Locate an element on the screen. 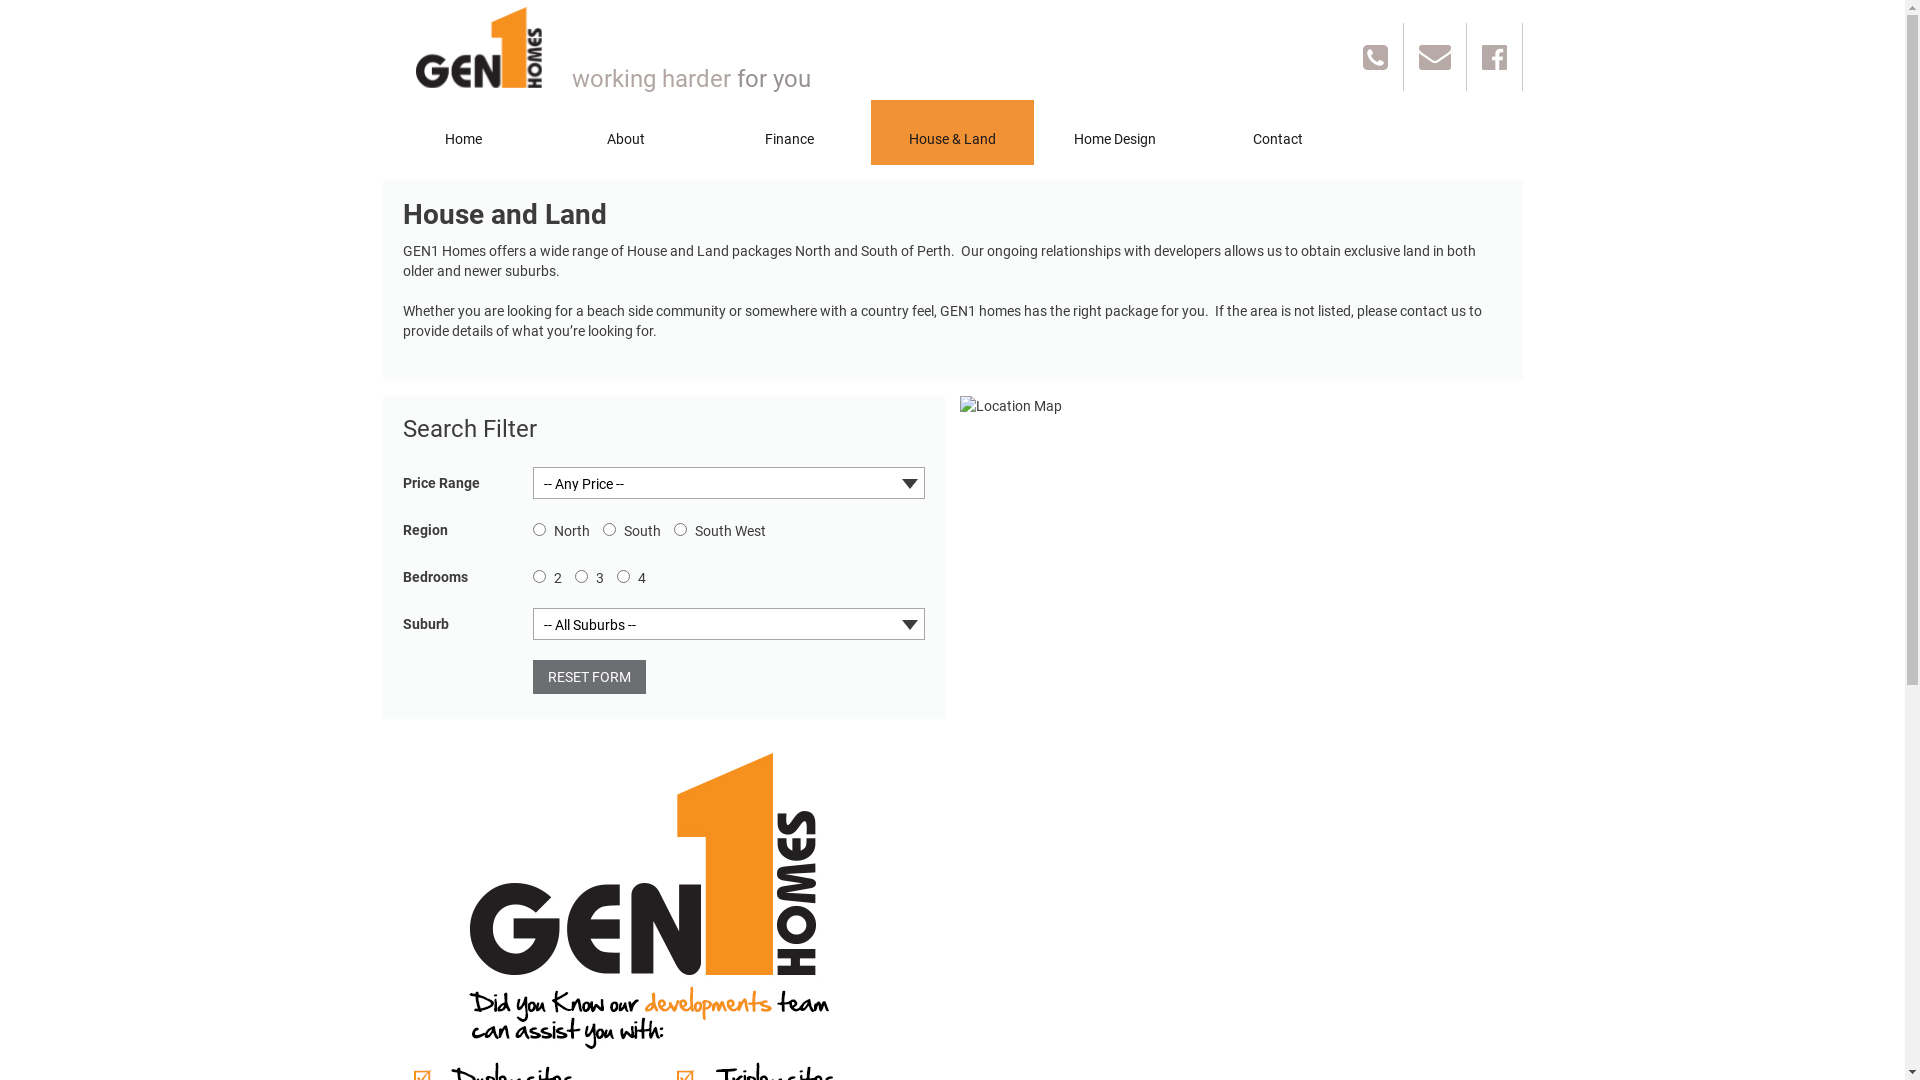 This screenshot has width=1920, height=1080. 'Contact' is located at coordinates (1276, 137).